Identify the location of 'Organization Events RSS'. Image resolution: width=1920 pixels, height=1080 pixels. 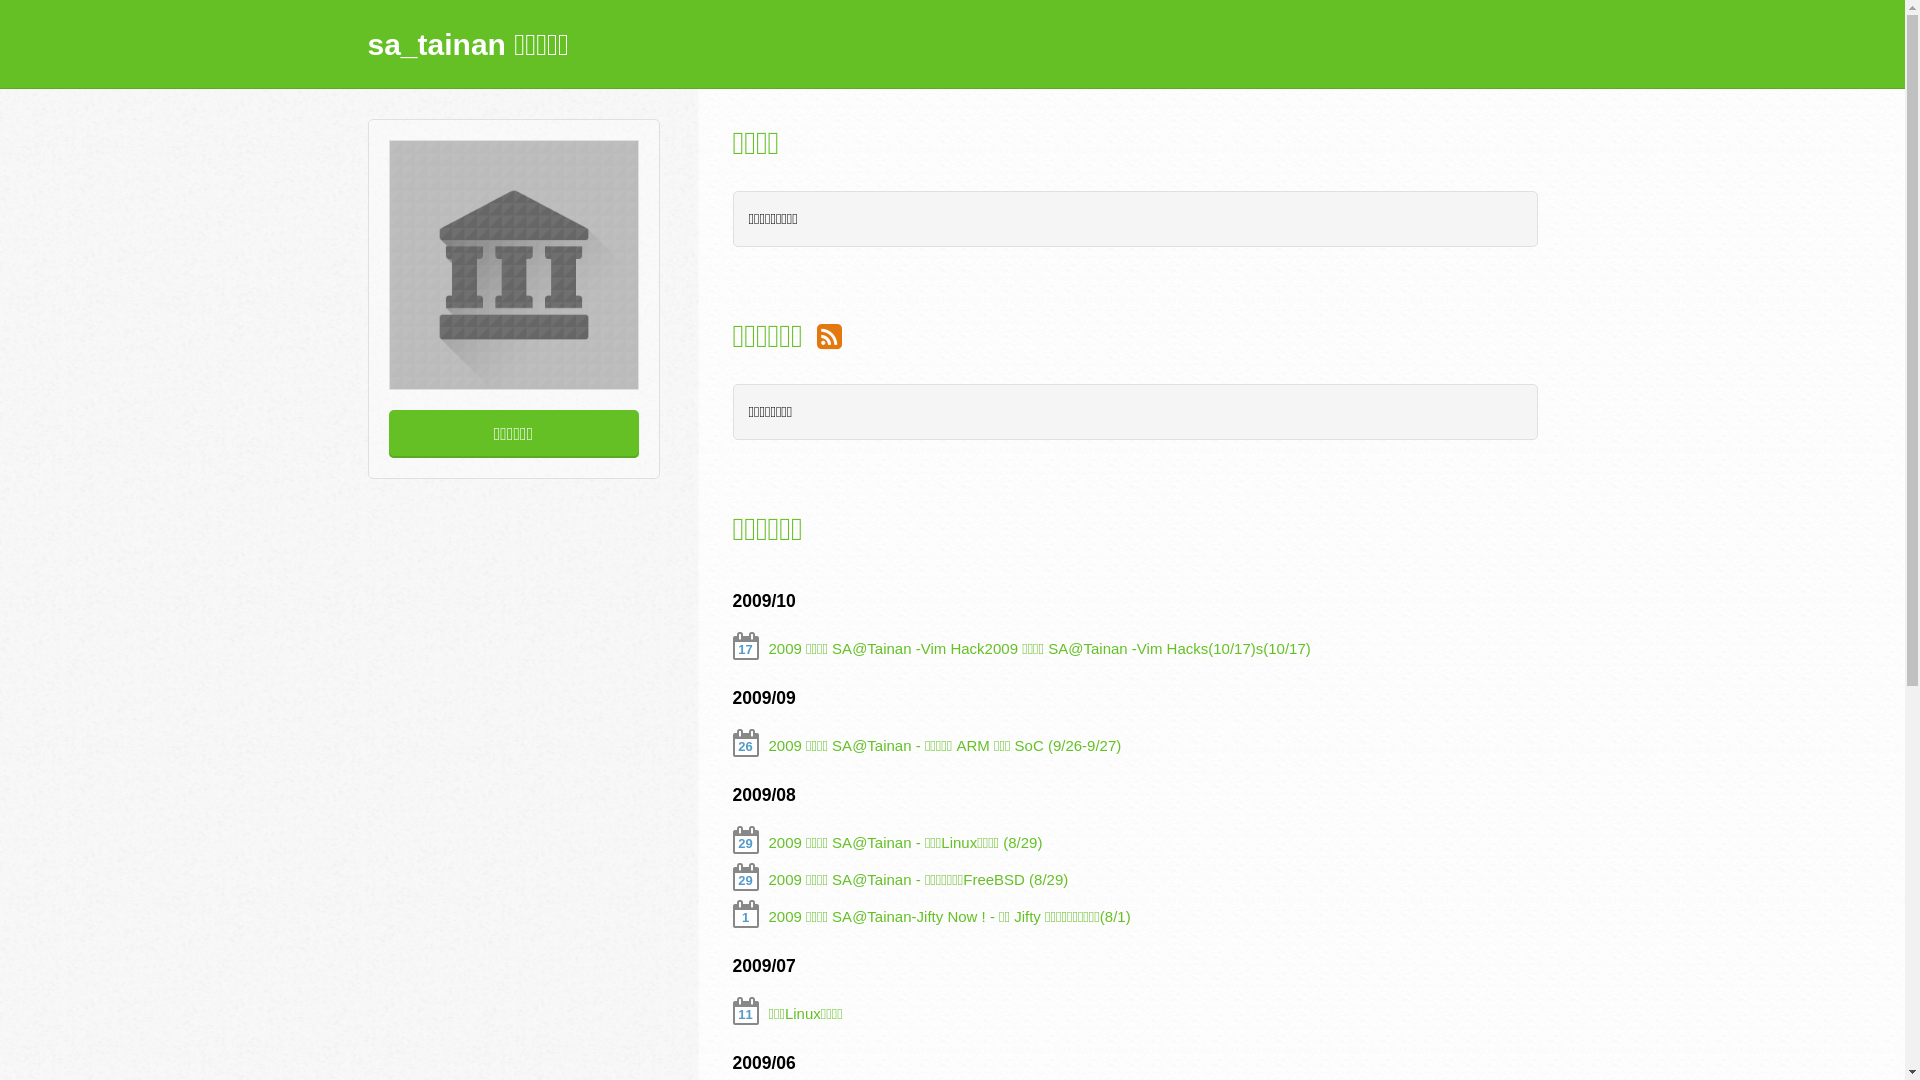
(829, 334).